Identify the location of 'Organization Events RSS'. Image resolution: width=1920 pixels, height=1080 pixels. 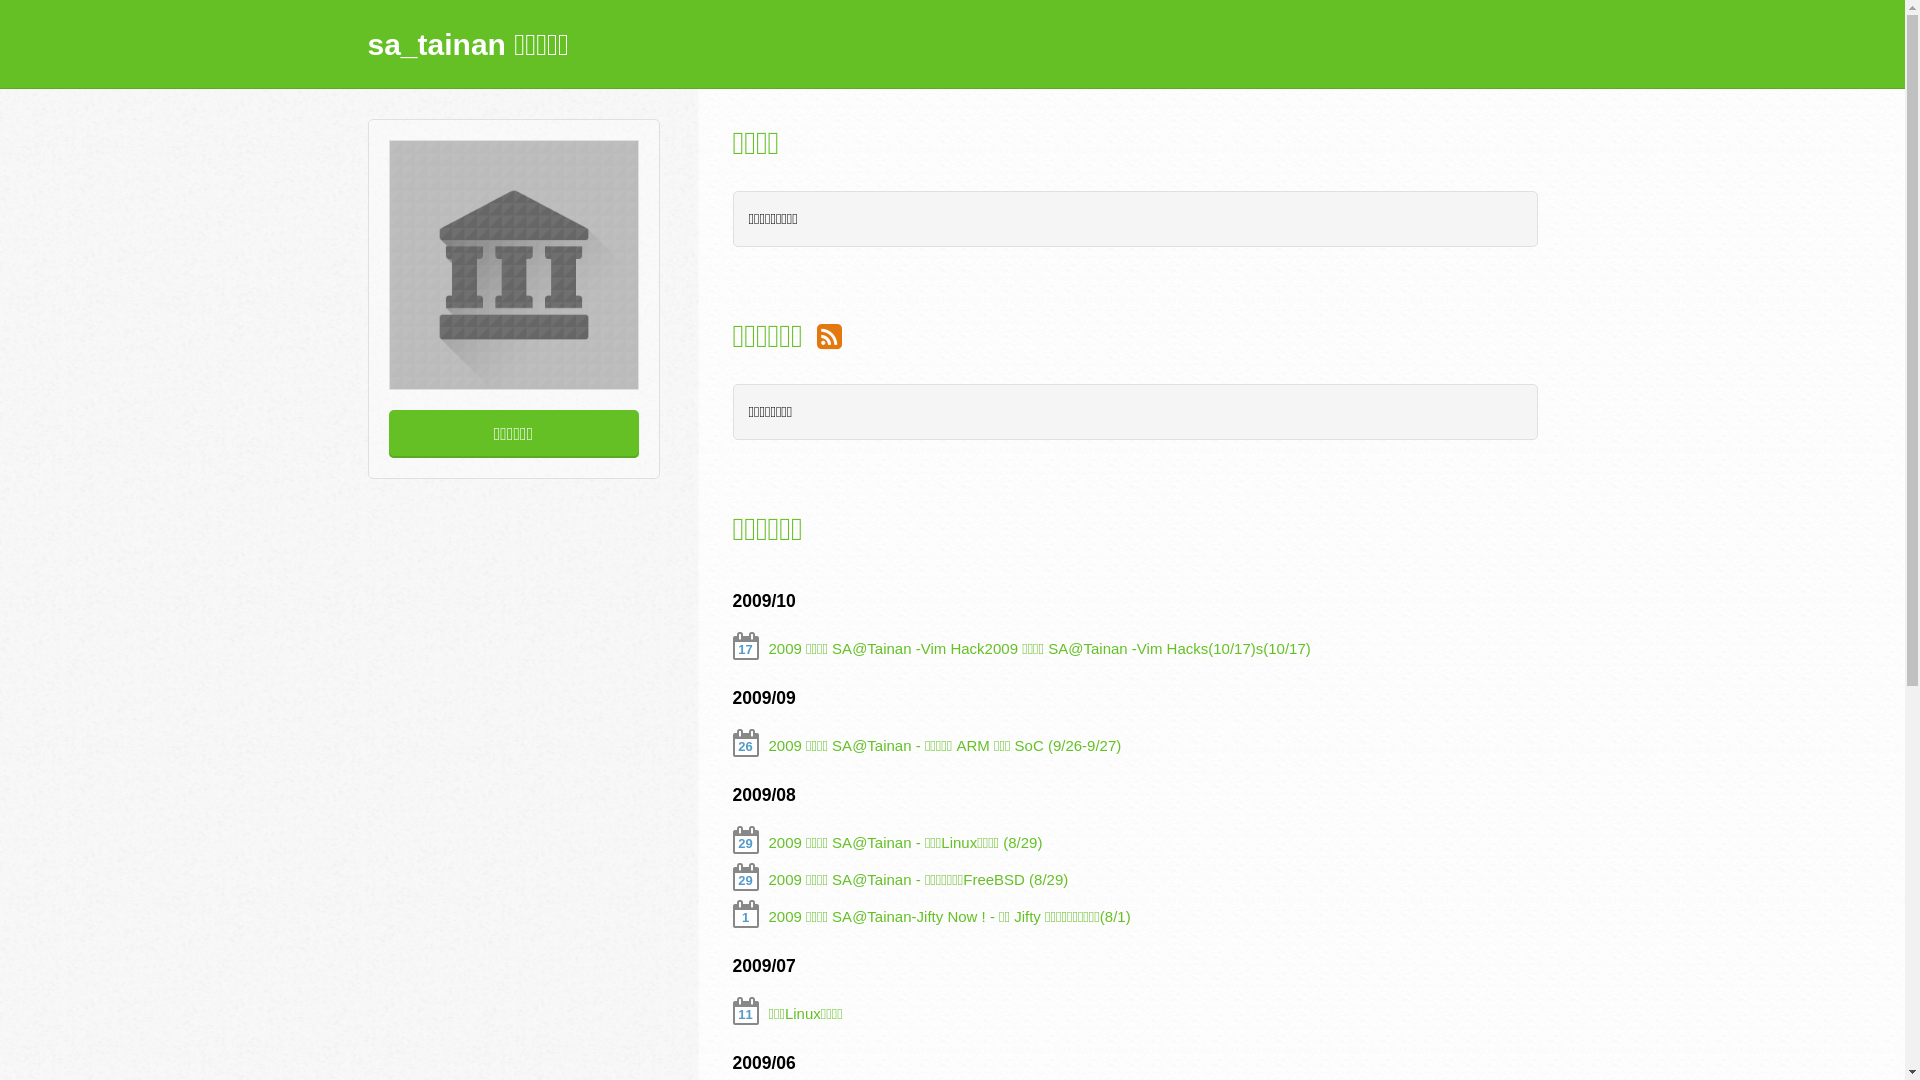
(829, 334).